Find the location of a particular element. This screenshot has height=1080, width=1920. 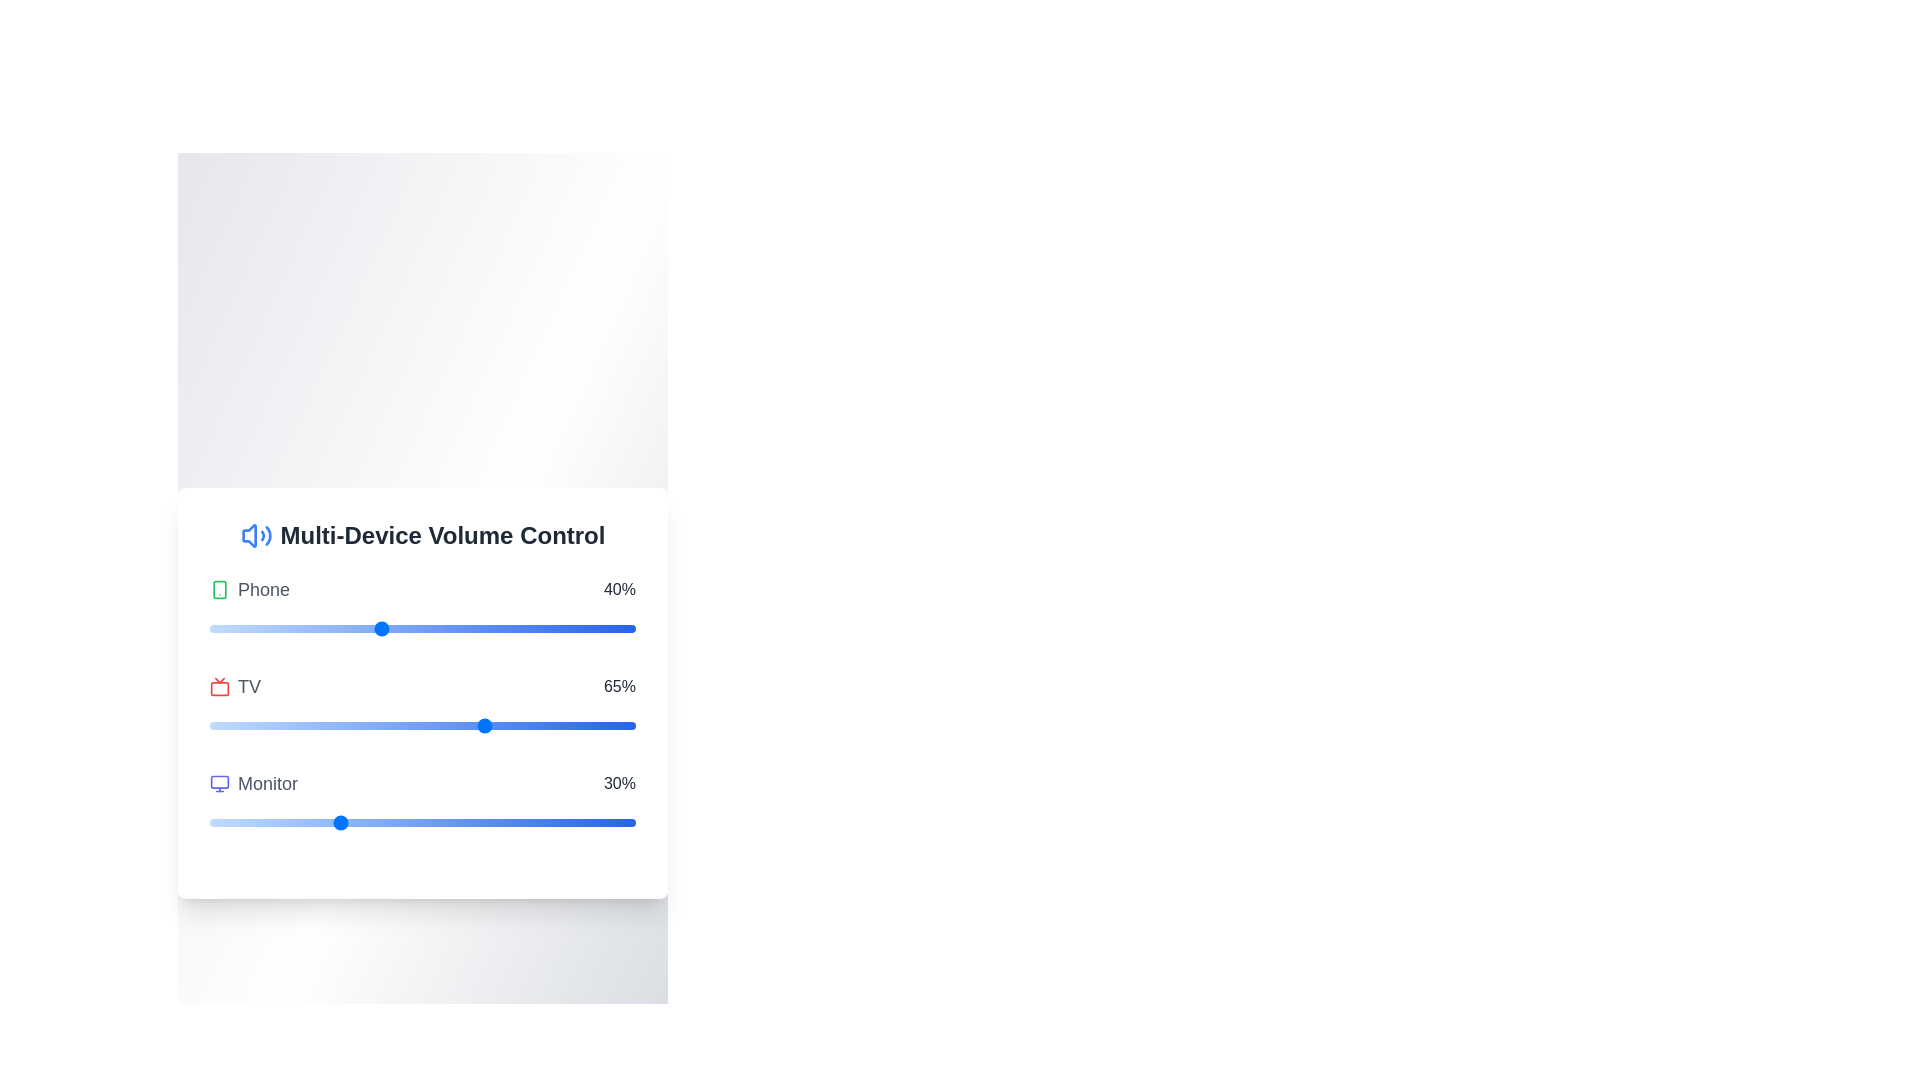

the volume slider is located at coordinates (596, 627).